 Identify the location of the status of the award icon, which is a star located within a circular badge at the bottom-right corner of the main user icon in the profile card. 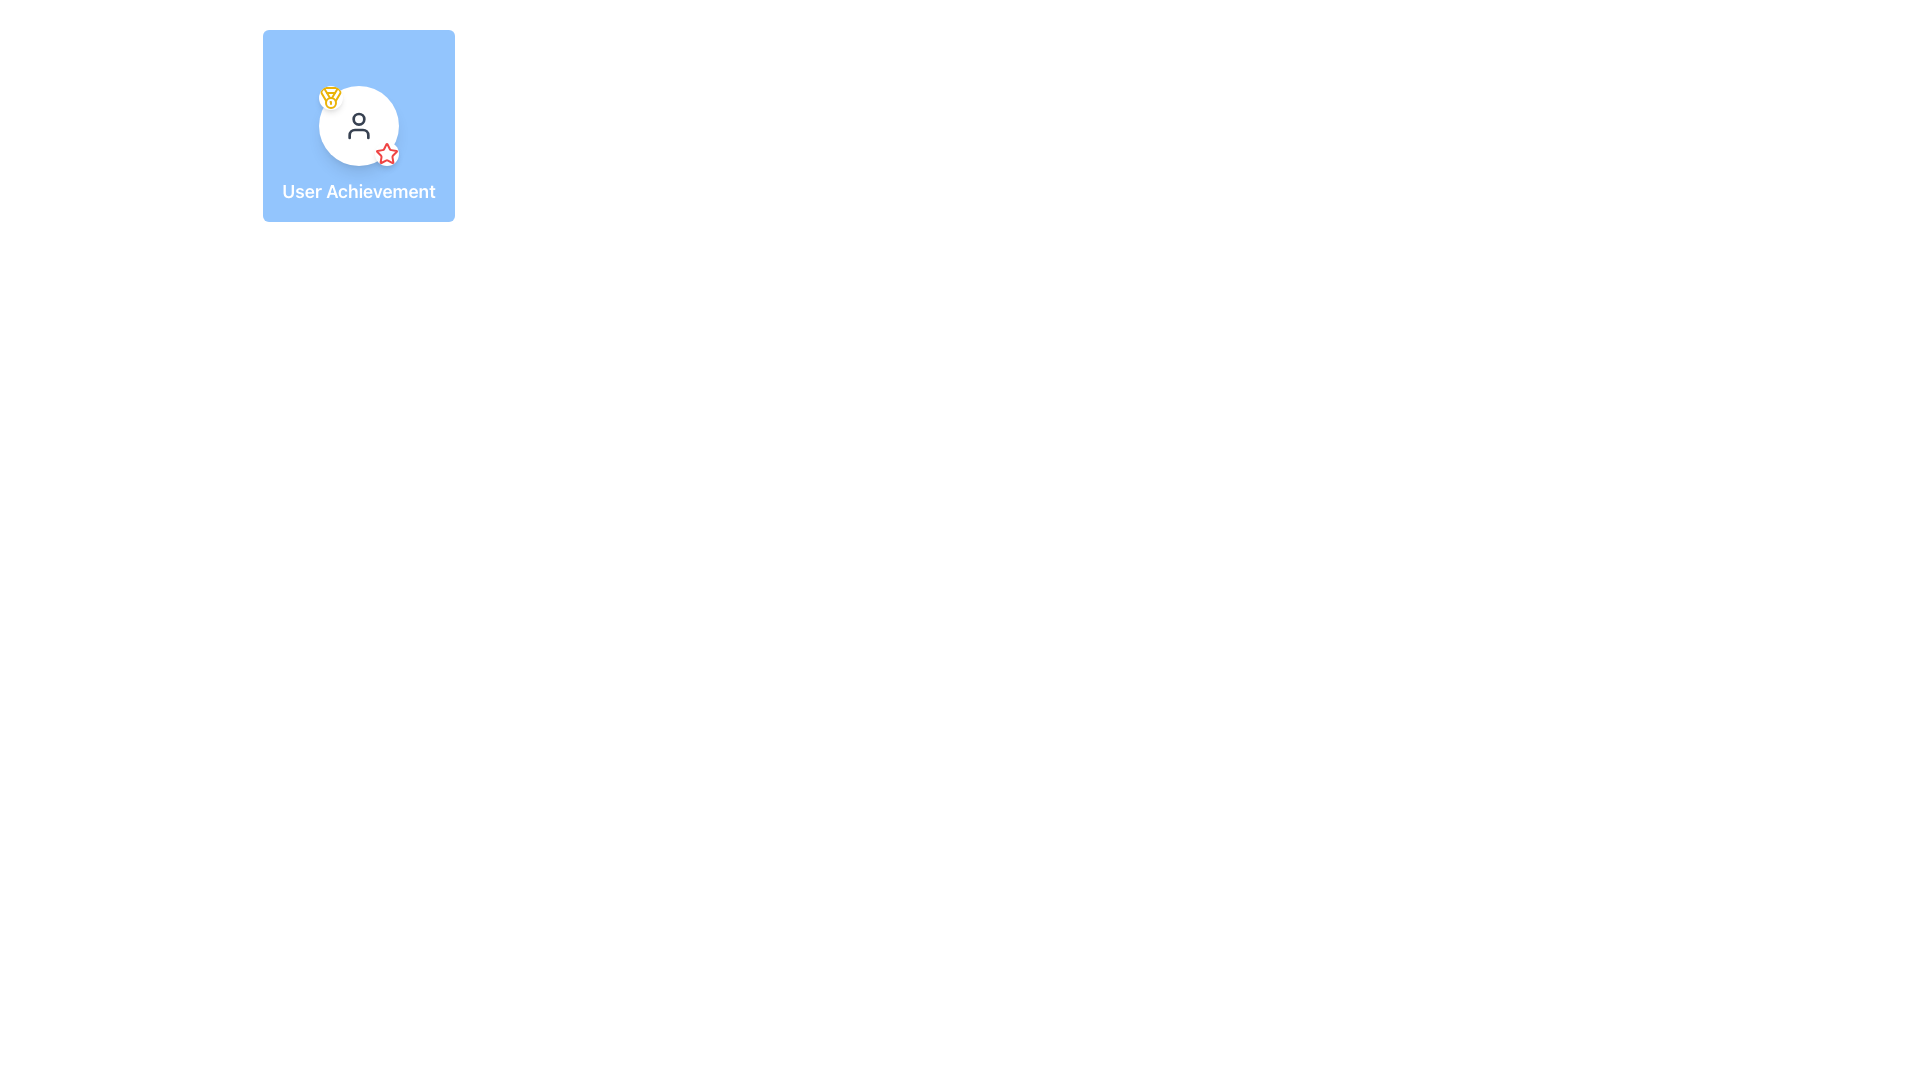
(387, 152).